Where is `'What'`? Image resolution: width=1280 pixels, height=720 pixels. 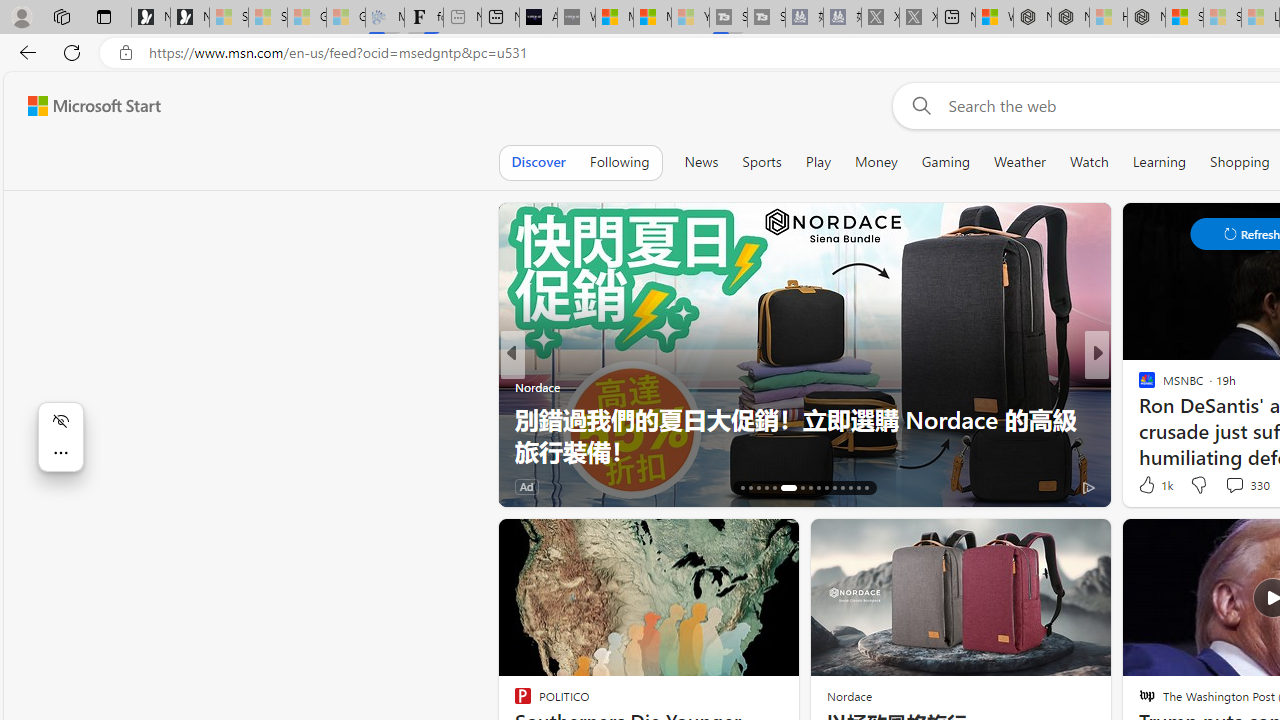
'What' is located at coordinates (575, 17).